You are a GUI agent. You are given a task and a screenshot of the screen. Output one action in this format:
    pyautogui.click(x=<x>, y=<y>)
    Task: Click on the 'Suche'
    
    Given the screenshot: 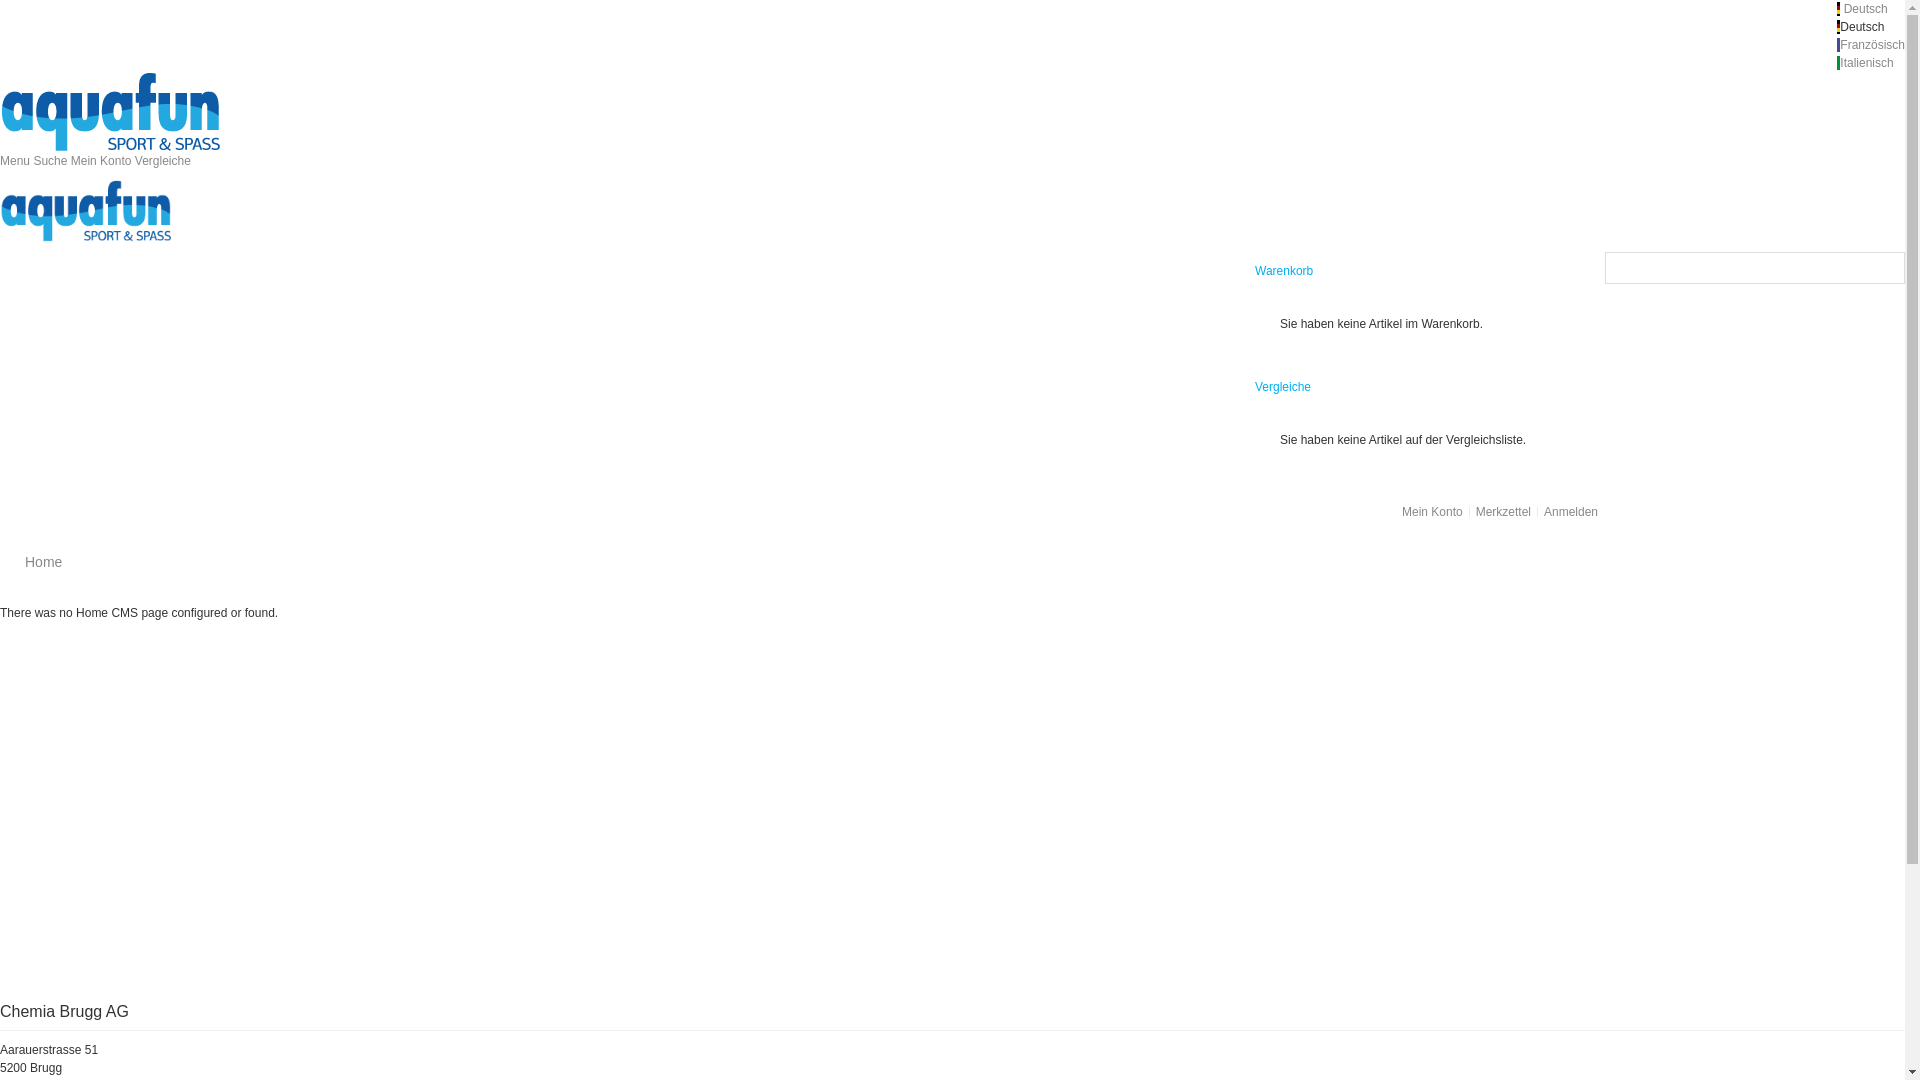 What is the action you would take?
    pyautogui.click(x=1885, y=270)
    